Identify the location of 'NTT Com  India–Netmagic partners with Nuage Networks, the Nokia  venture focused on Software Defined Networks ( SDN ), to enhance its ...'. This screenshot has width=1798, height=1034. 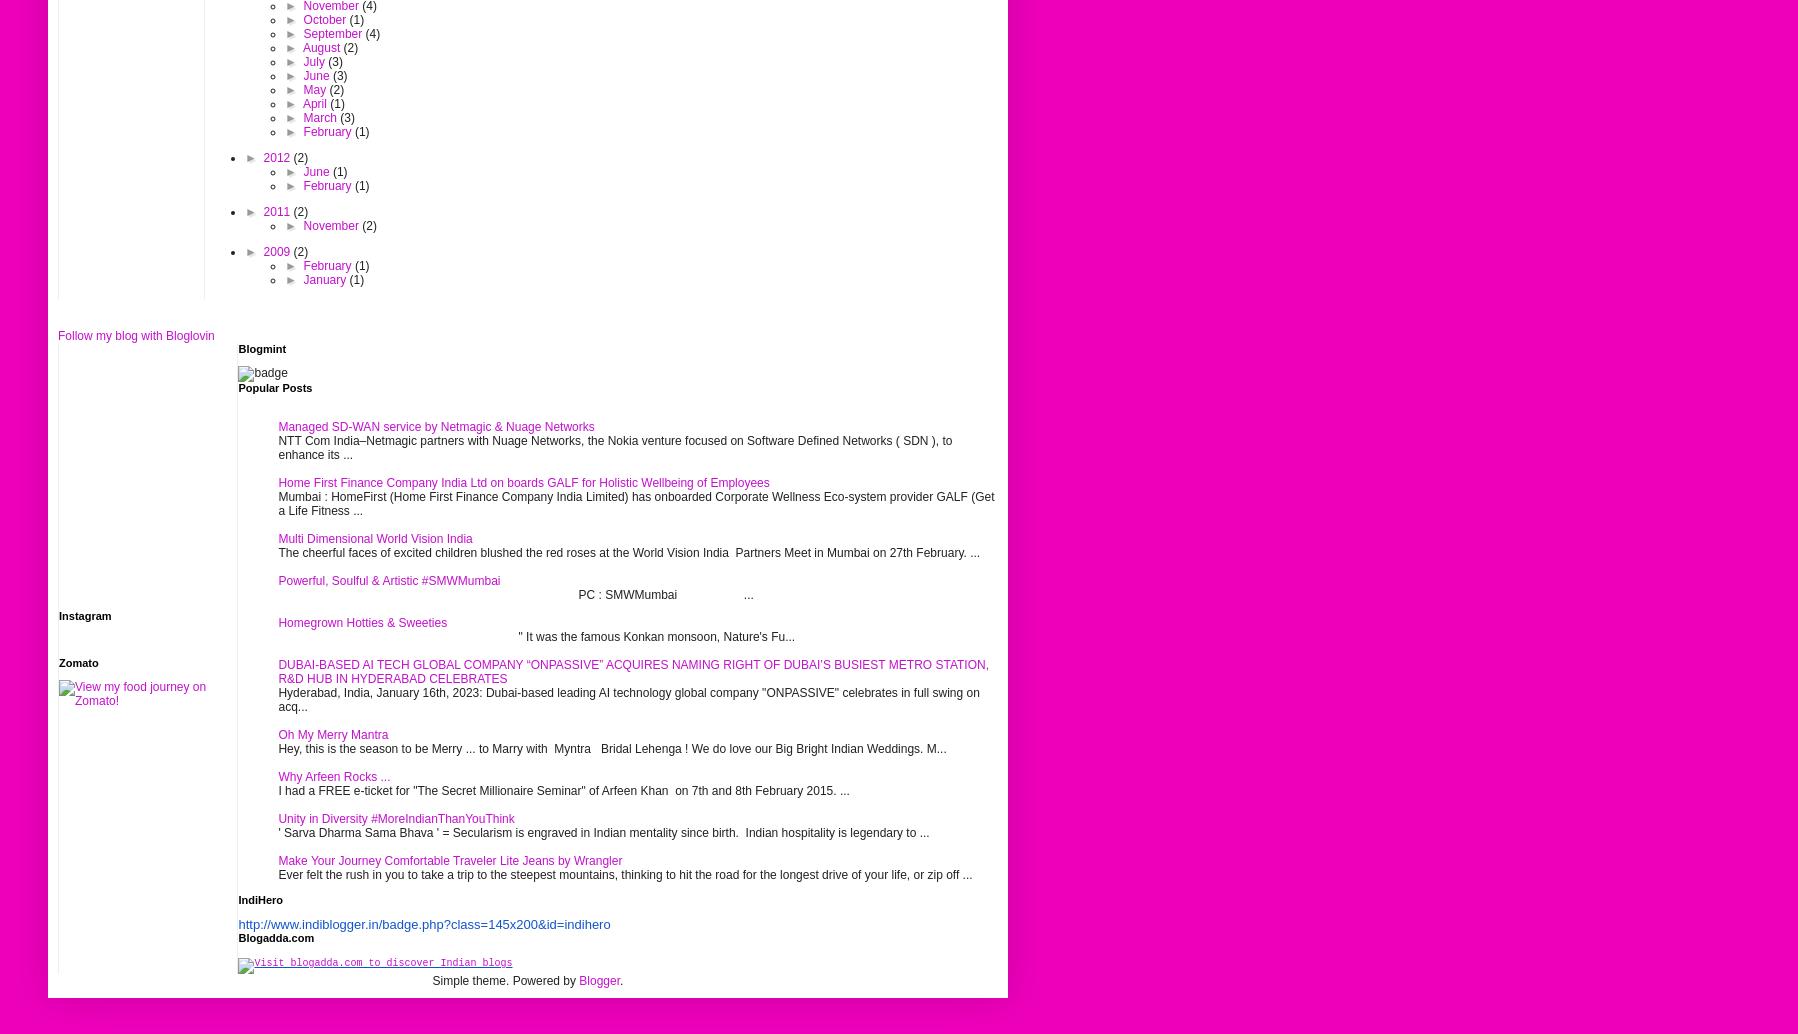
(277, 447).